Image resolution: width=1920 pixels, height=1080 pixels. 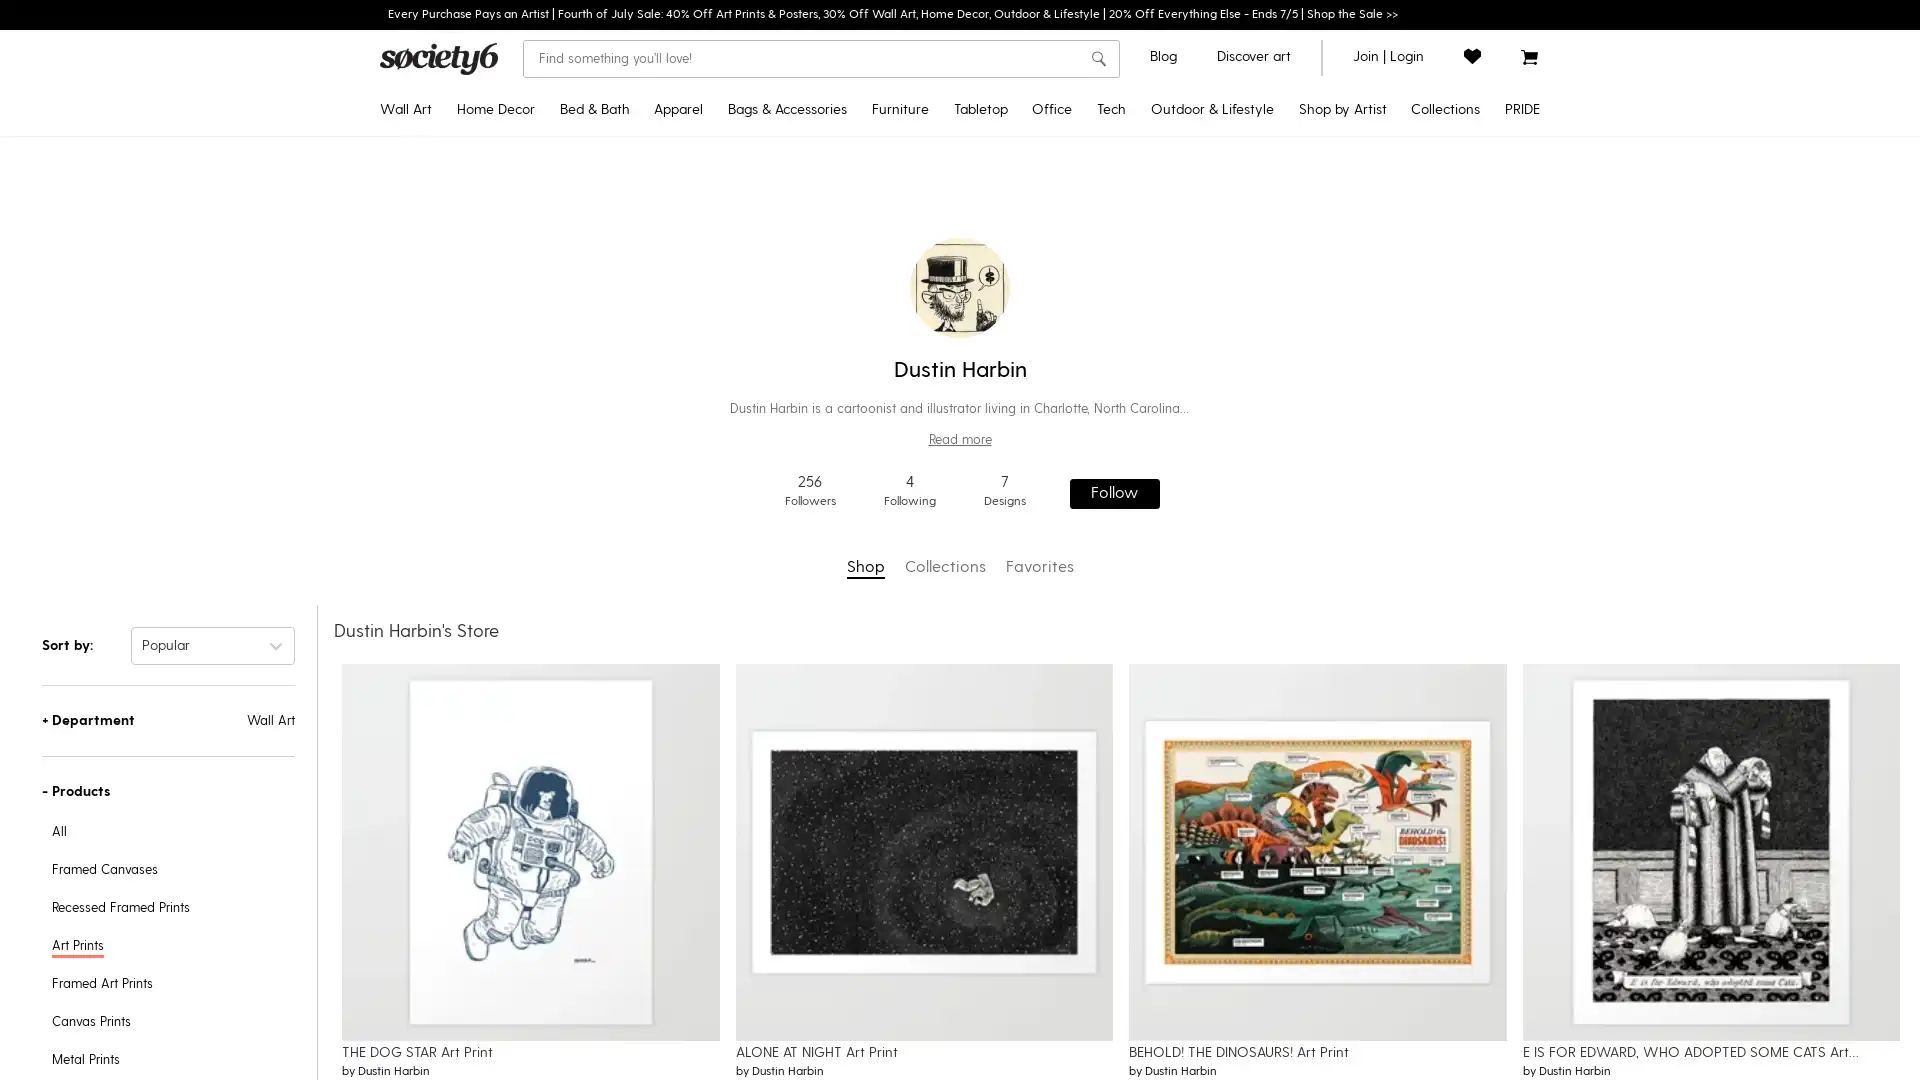 What do you see at coordinates (1238, 160) in the screenshot?
I see `Outdoor RugsNEW` at bounding box center [1238, 160].